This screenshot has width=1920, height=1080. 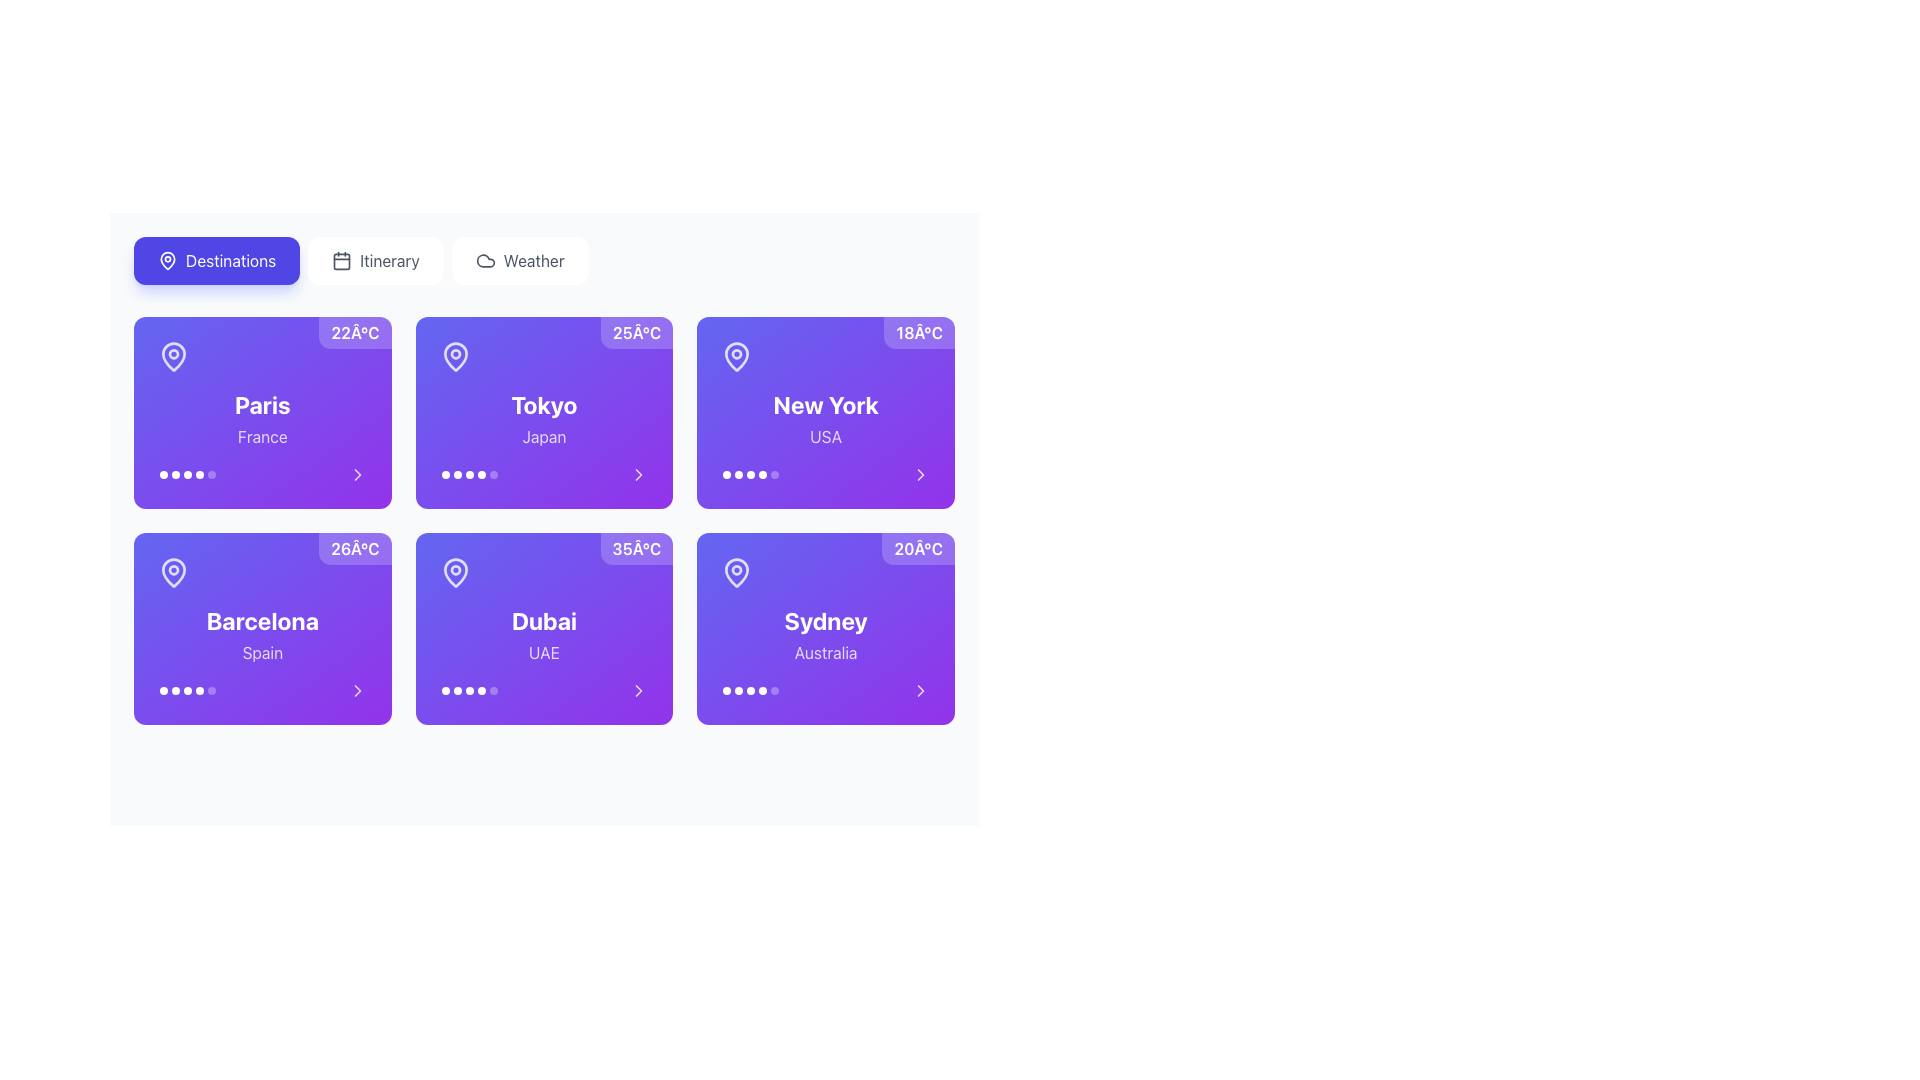 I want to click on the right-facing chevron arrow icon located at the bottom-right corner of the 'New York' card to initiate an action, so click(x=920, y=474).